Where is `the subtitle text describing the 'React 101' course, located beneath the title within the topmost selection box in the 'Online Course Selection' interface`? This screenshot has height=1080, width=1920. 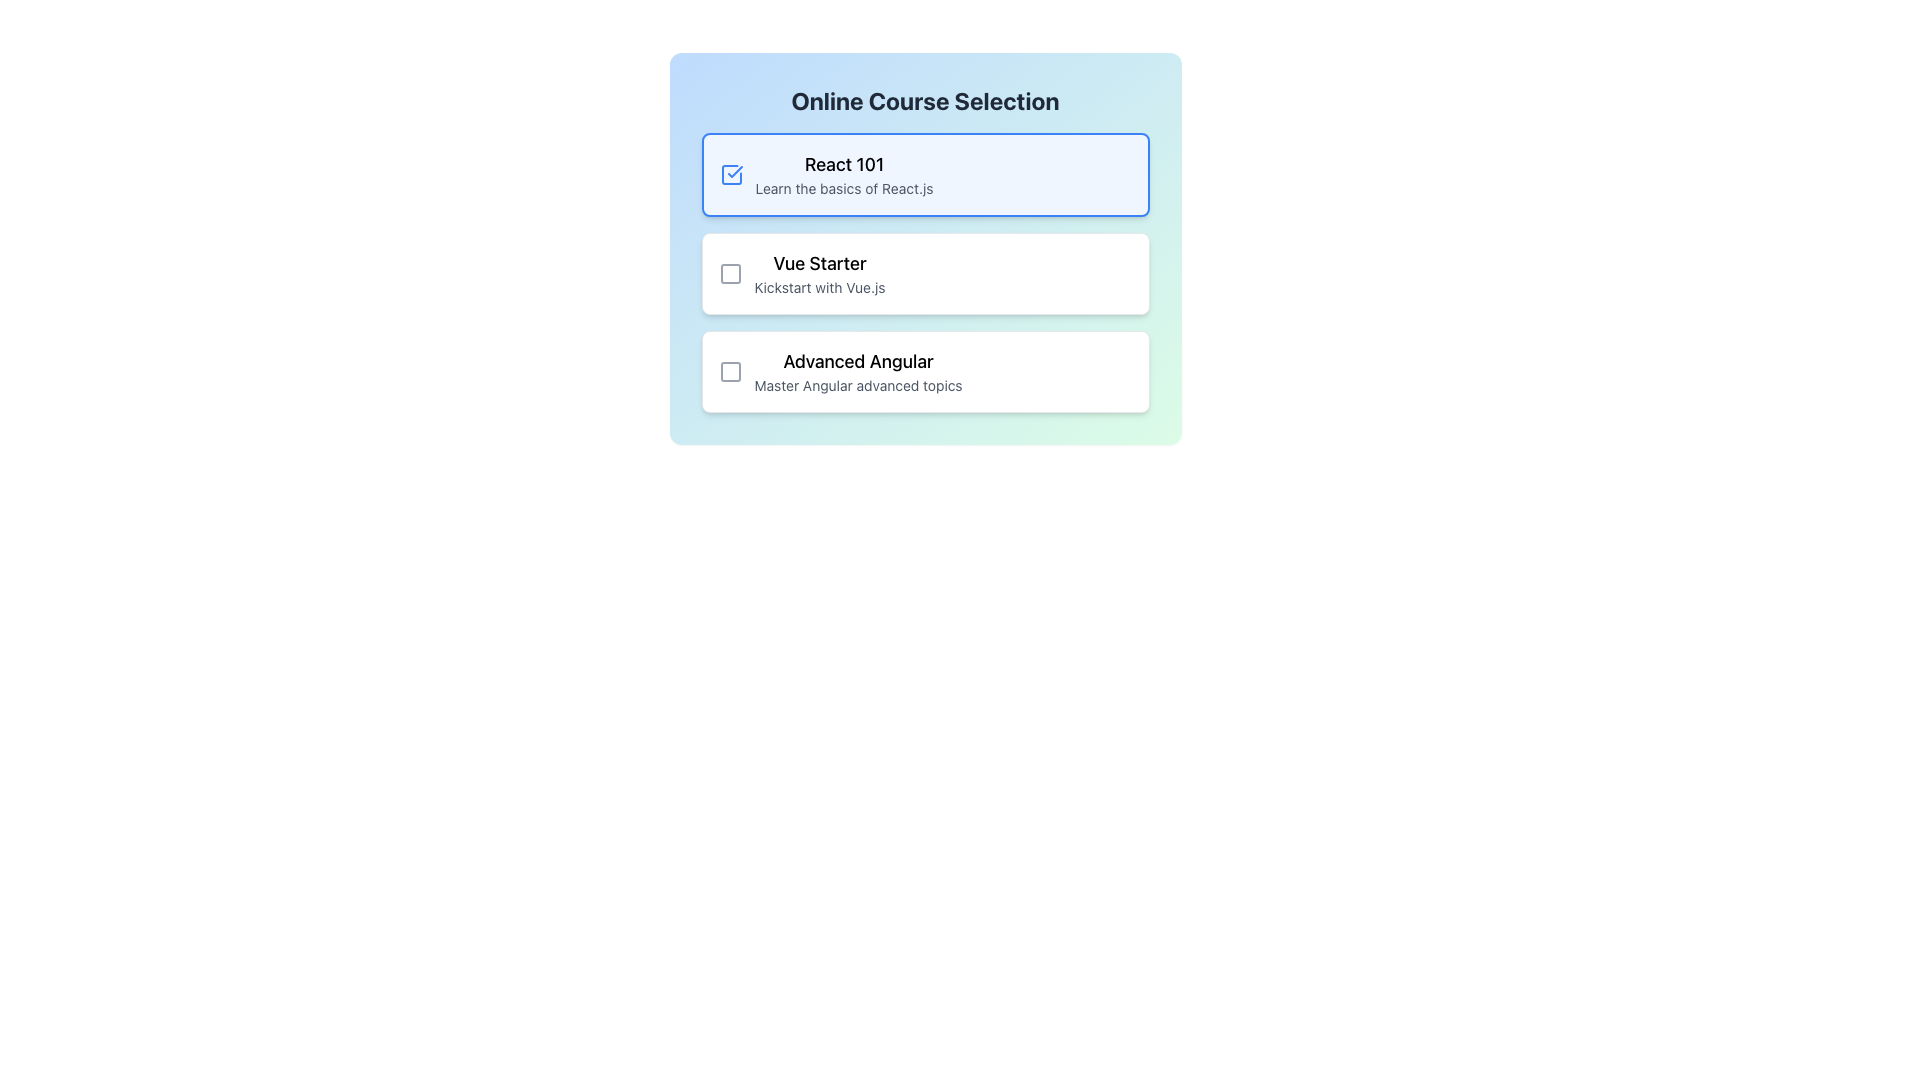 the subtitle text describing the 'React 101' course, located beneath the title within the topmost selection box in the 'Online Course Selection' interface is located at coordinates (844, 189).